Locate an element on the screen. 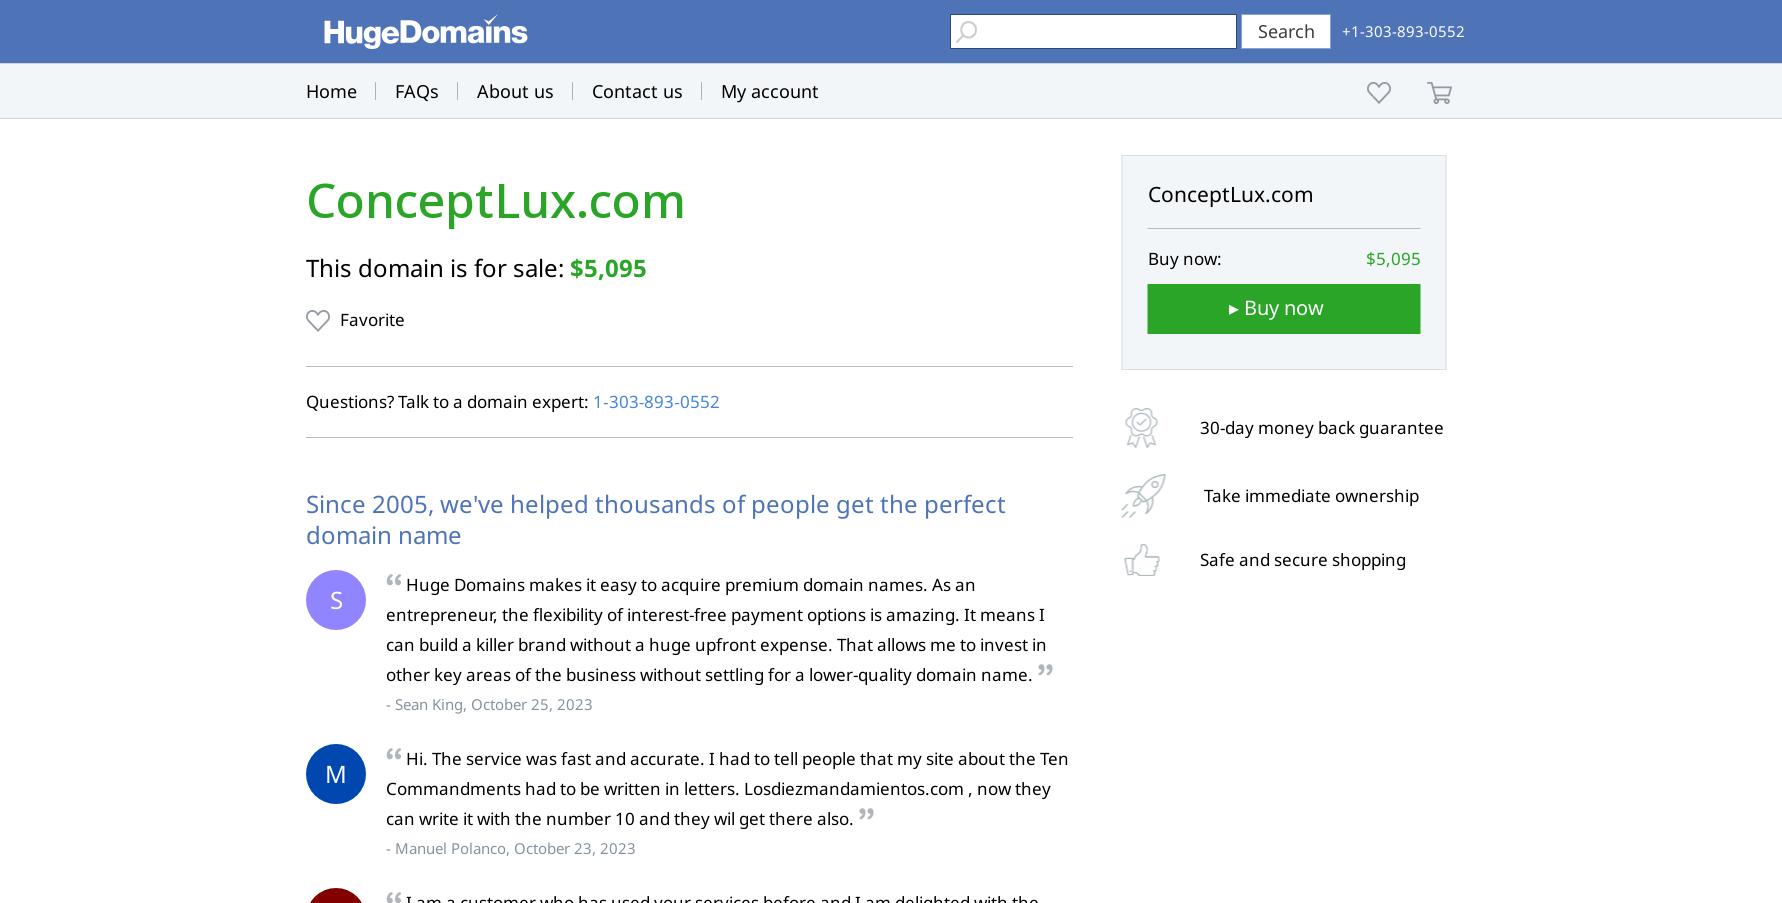  'This domain is for sale:' is located at coordinates (438, 266).